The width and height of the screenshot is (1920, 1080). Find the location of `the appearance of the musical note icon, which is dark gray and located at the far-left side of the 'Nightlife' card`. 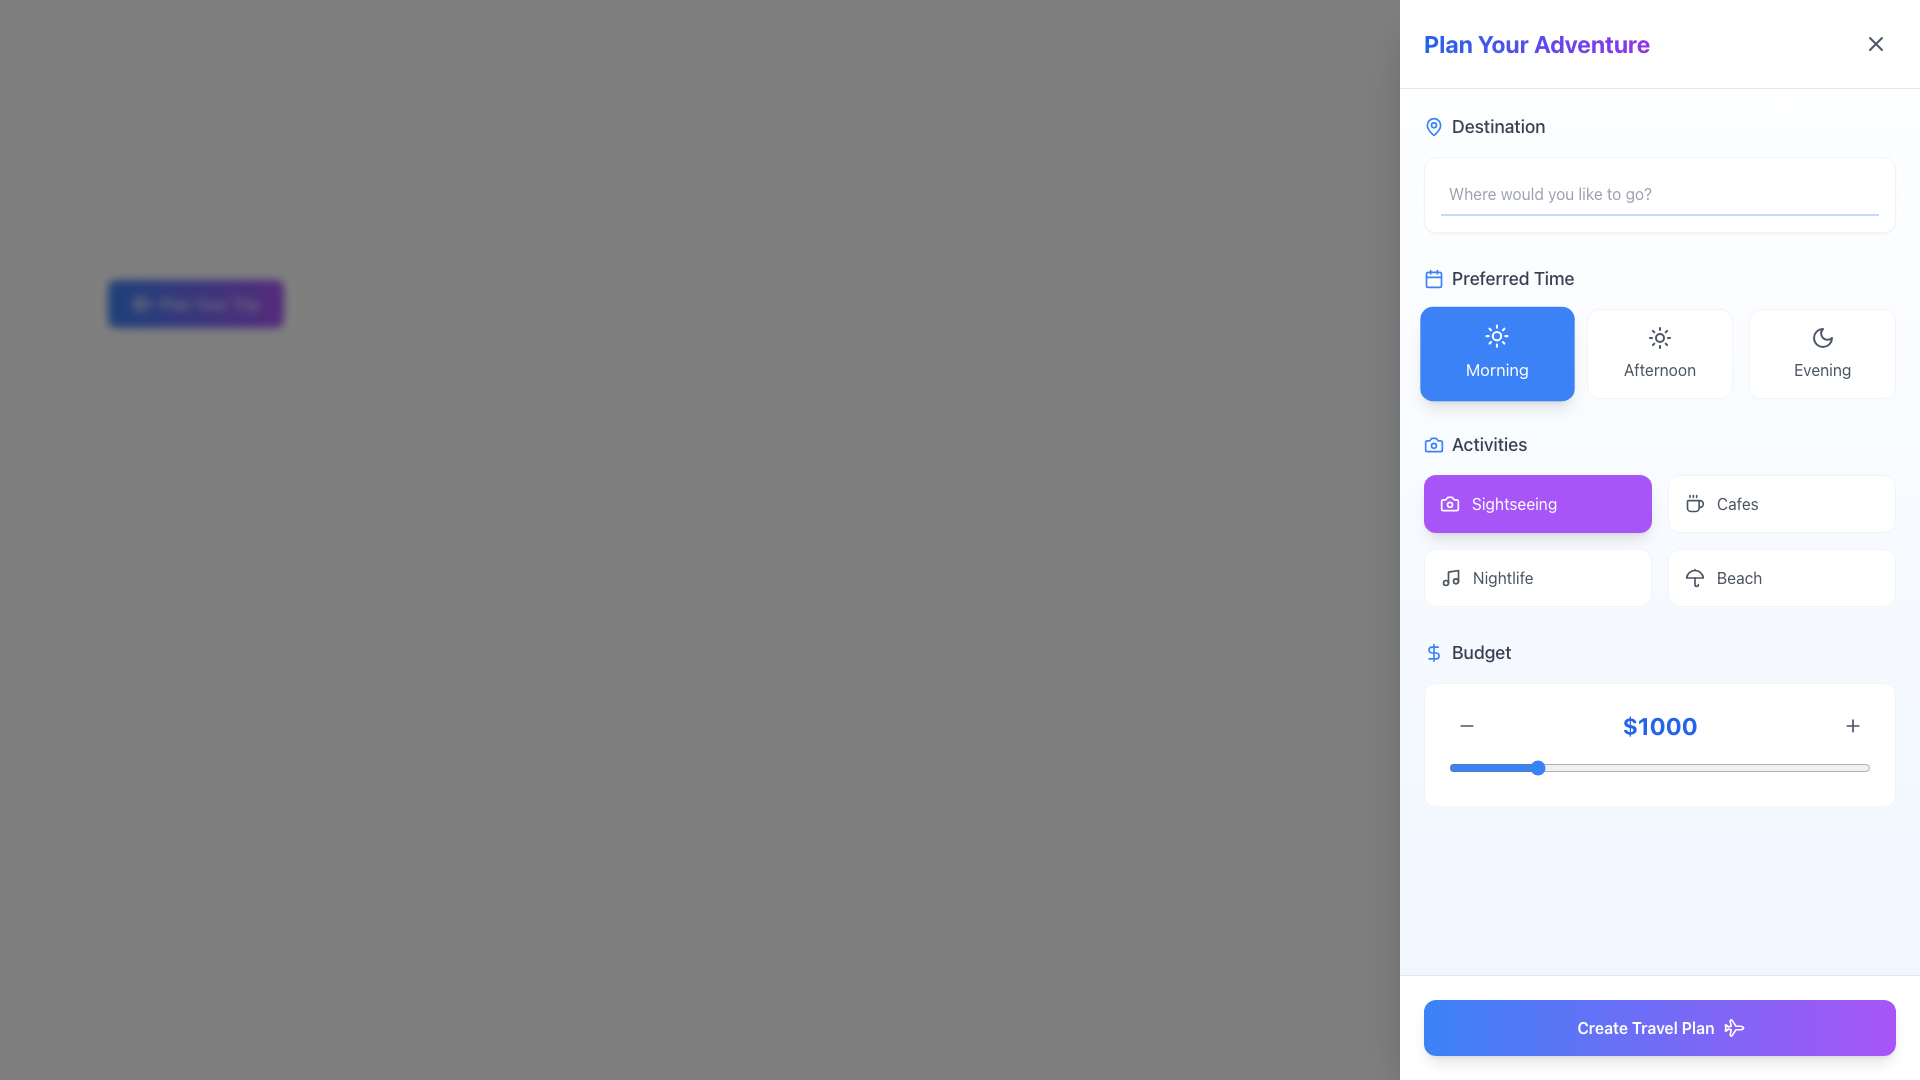

the appearance of the musical note icon, which is dark gray and located at the far-left side of the 'Nightlife' card is located at coordinates (1450, 578).